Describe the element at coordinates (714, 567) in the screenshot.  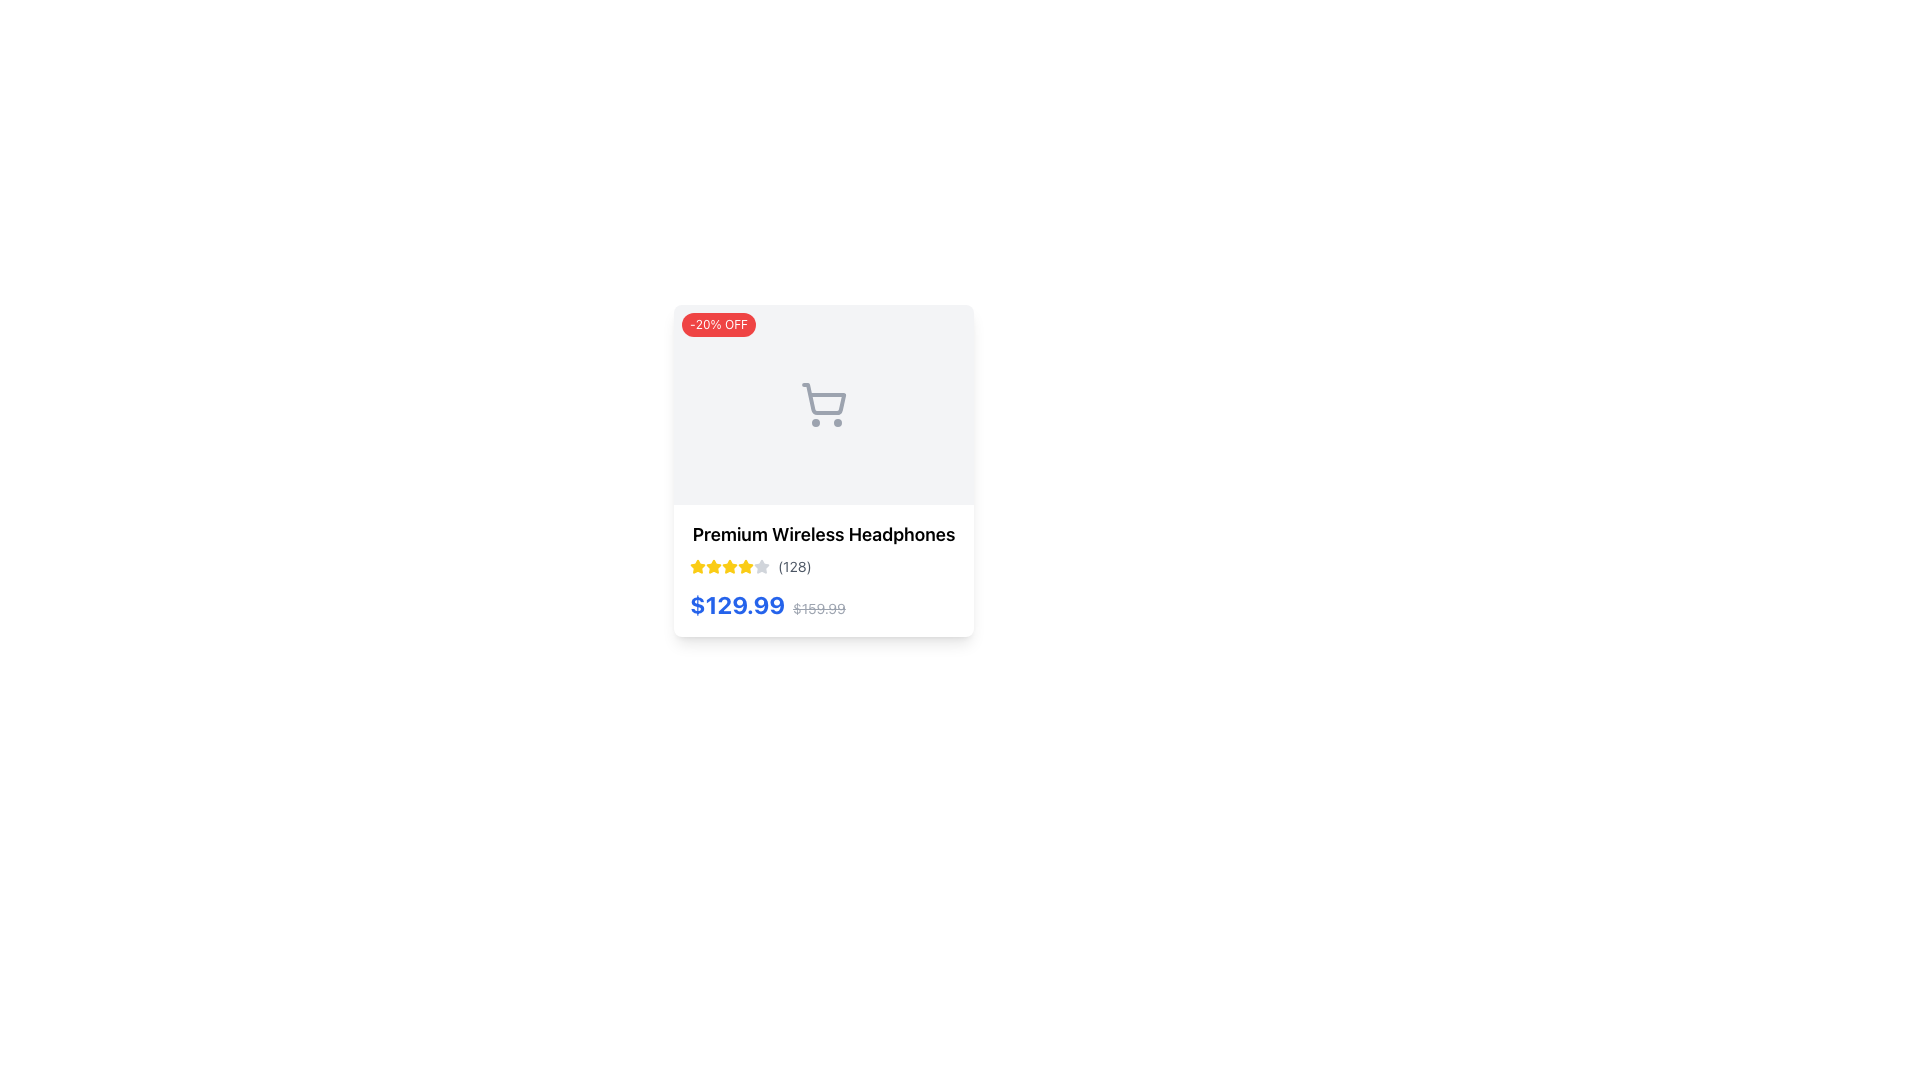
I see `the third star icon in the five-star rating system located on the left side of the product information card, above the price section` at that location.